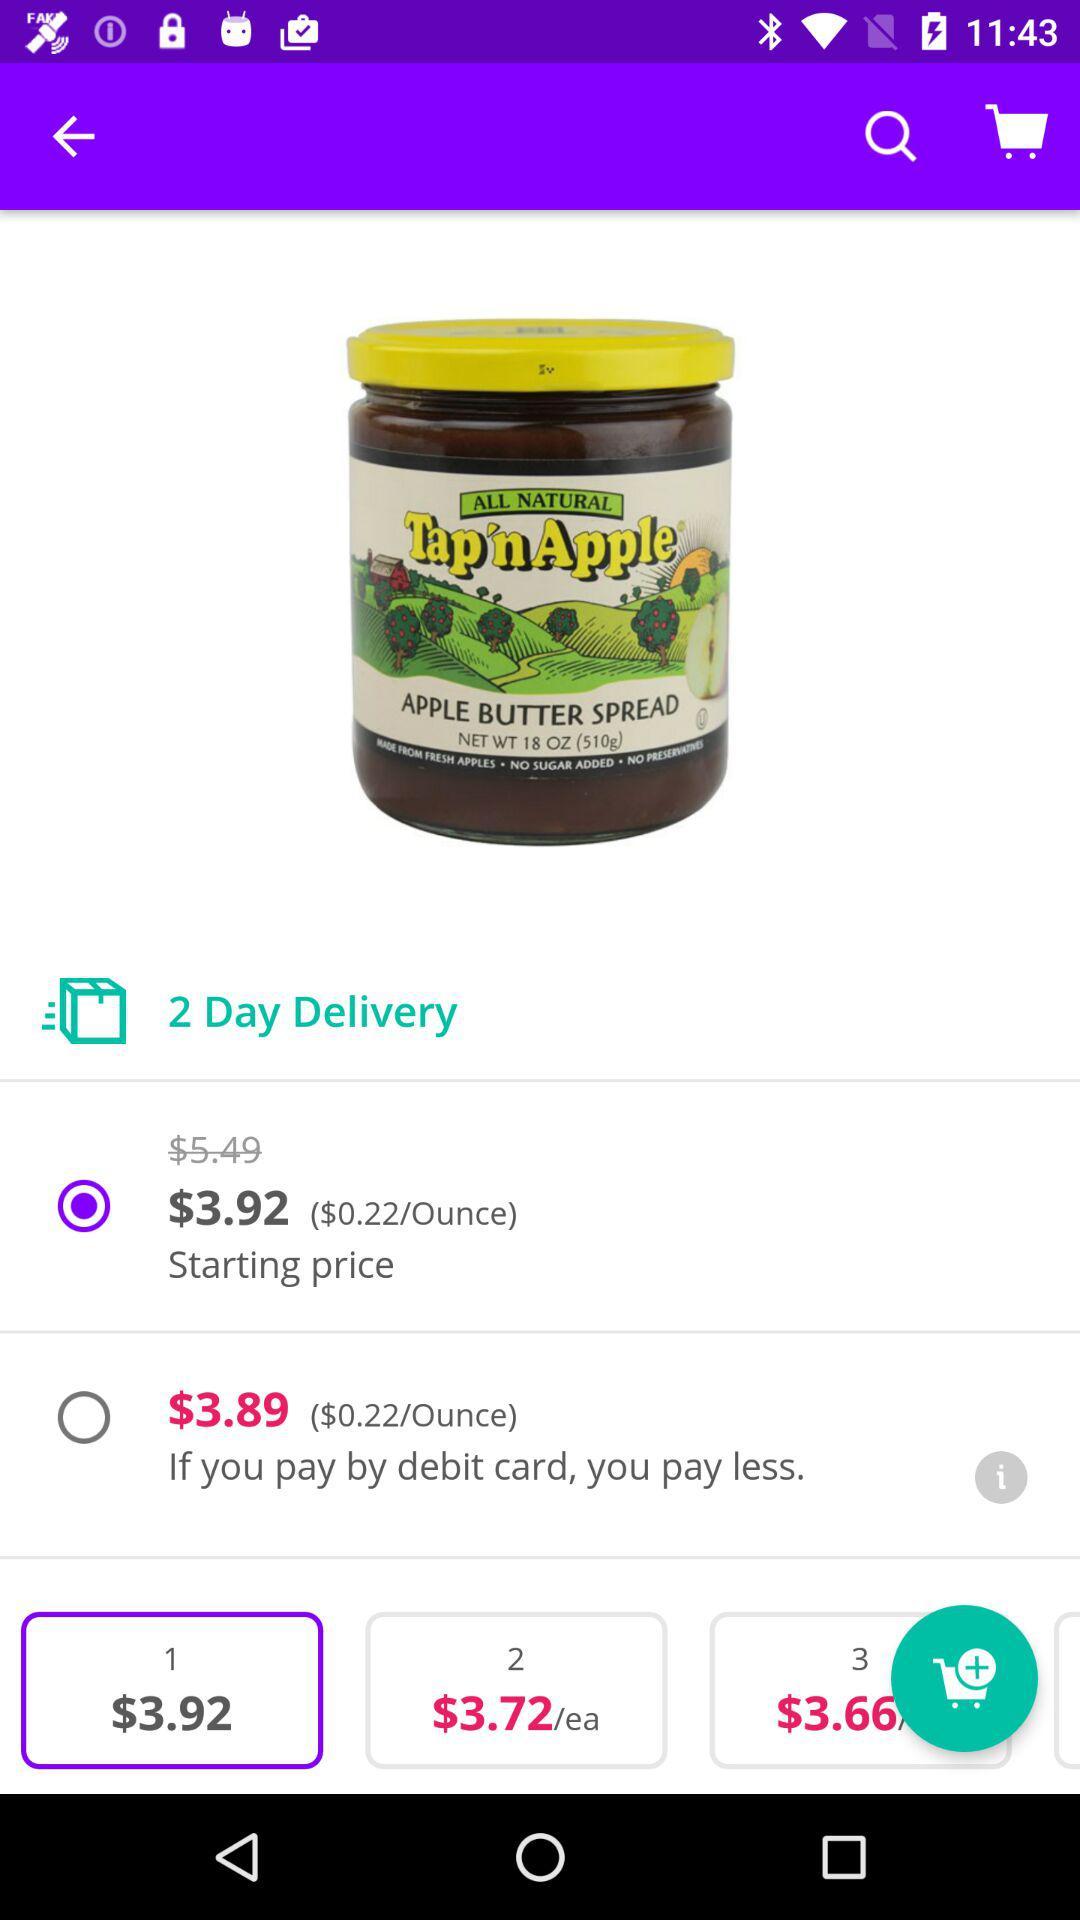 This screenshot has height=1920, width=1080. What do you see at coordinates (890, 135) in the screenshot?
I see `the search option` at bounding box center [890, 135].